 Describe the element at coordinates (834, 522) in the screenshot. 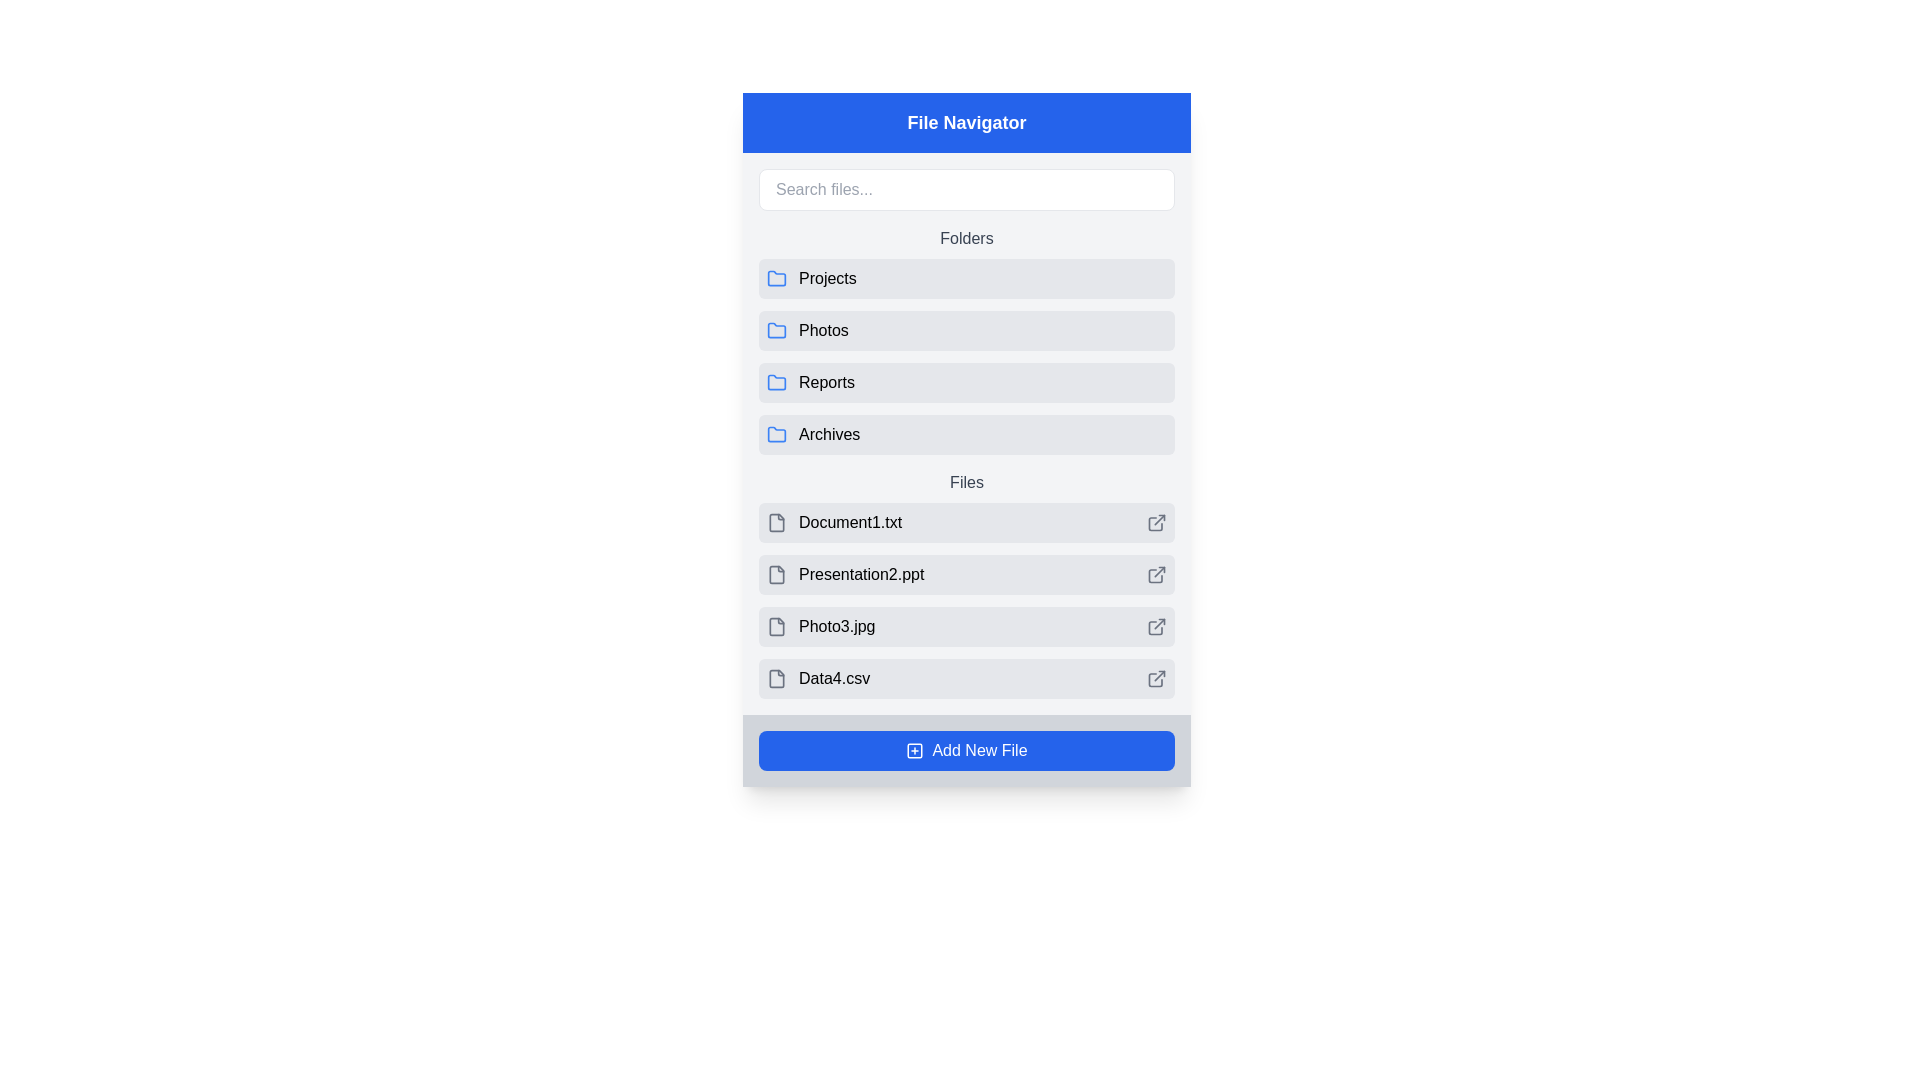

I see `the file entry labeled 'Document1.txt' in the file navigator interface` at that location.